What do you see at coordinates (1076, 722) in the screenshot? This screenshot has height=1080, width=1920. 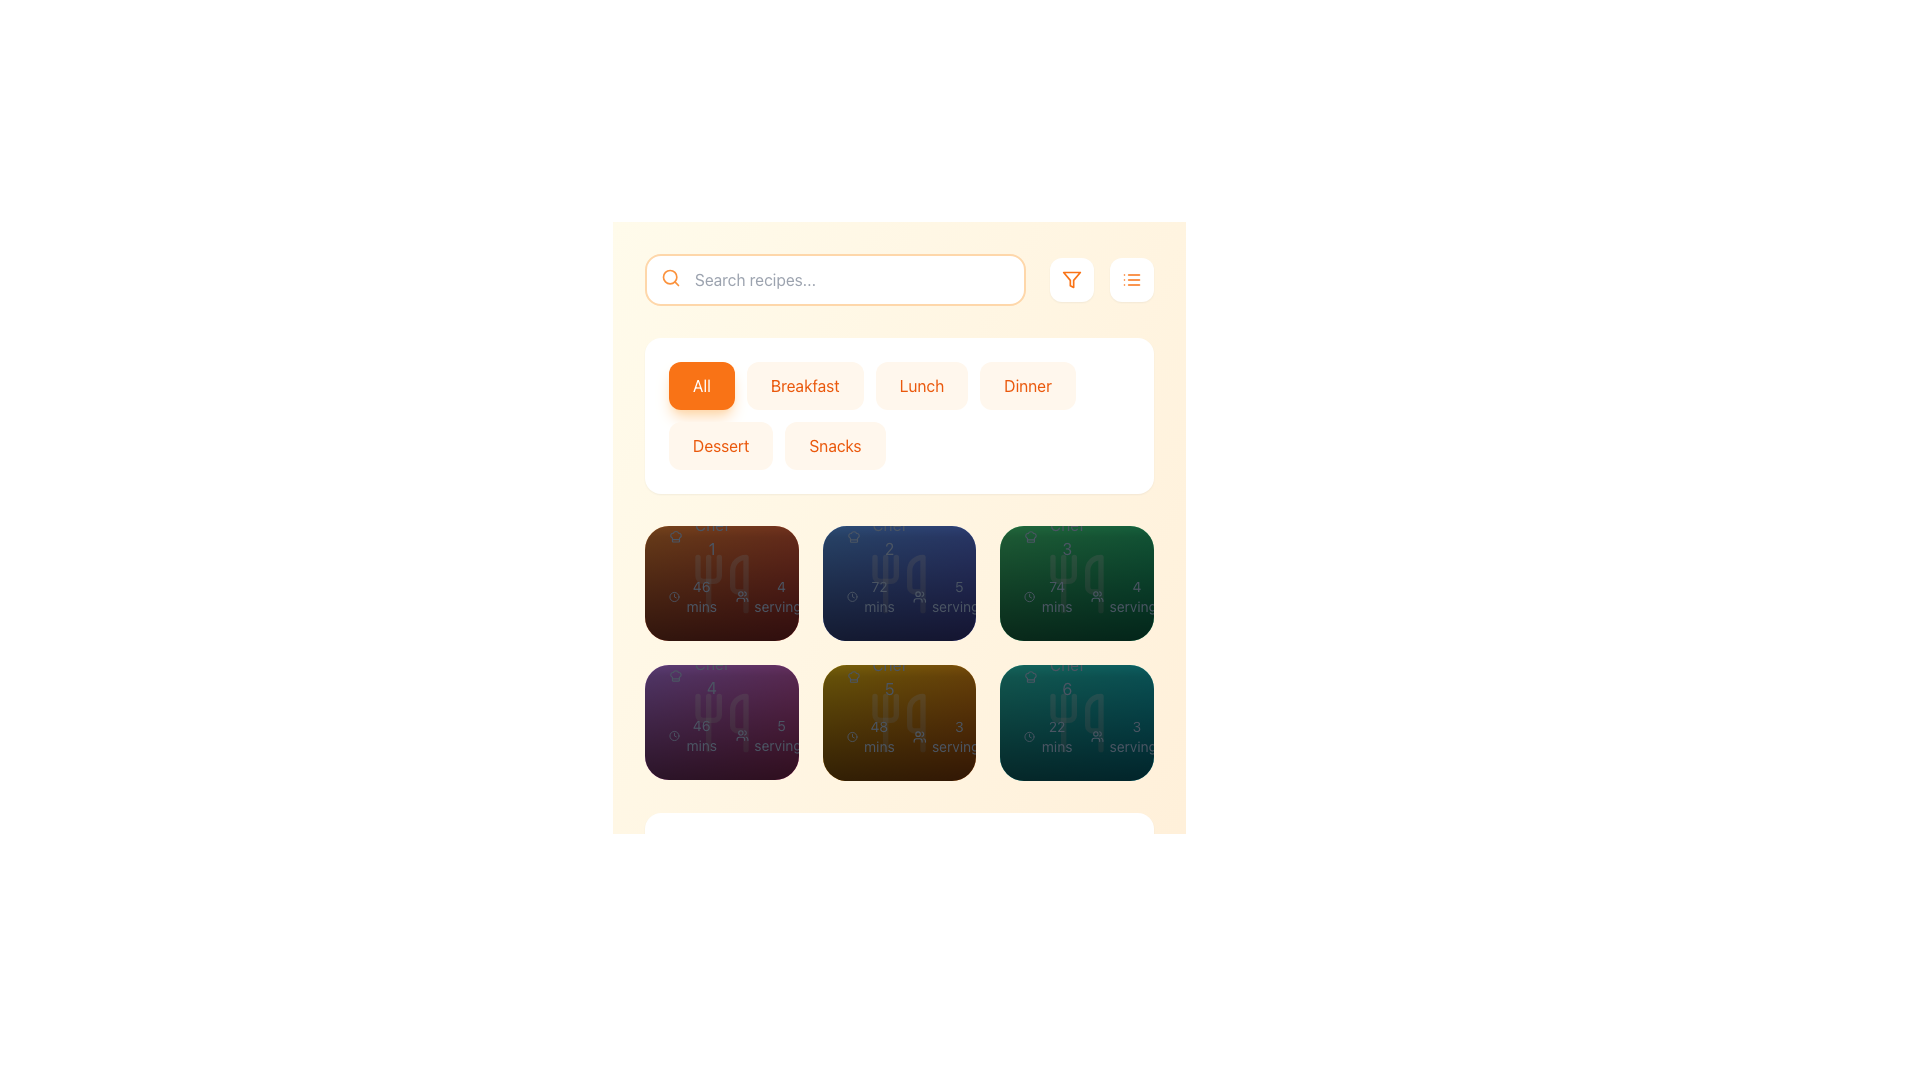 I see `the recipe card located in the bottom-right corner of a 3x2 grid` at bounding box center [1076, 722].